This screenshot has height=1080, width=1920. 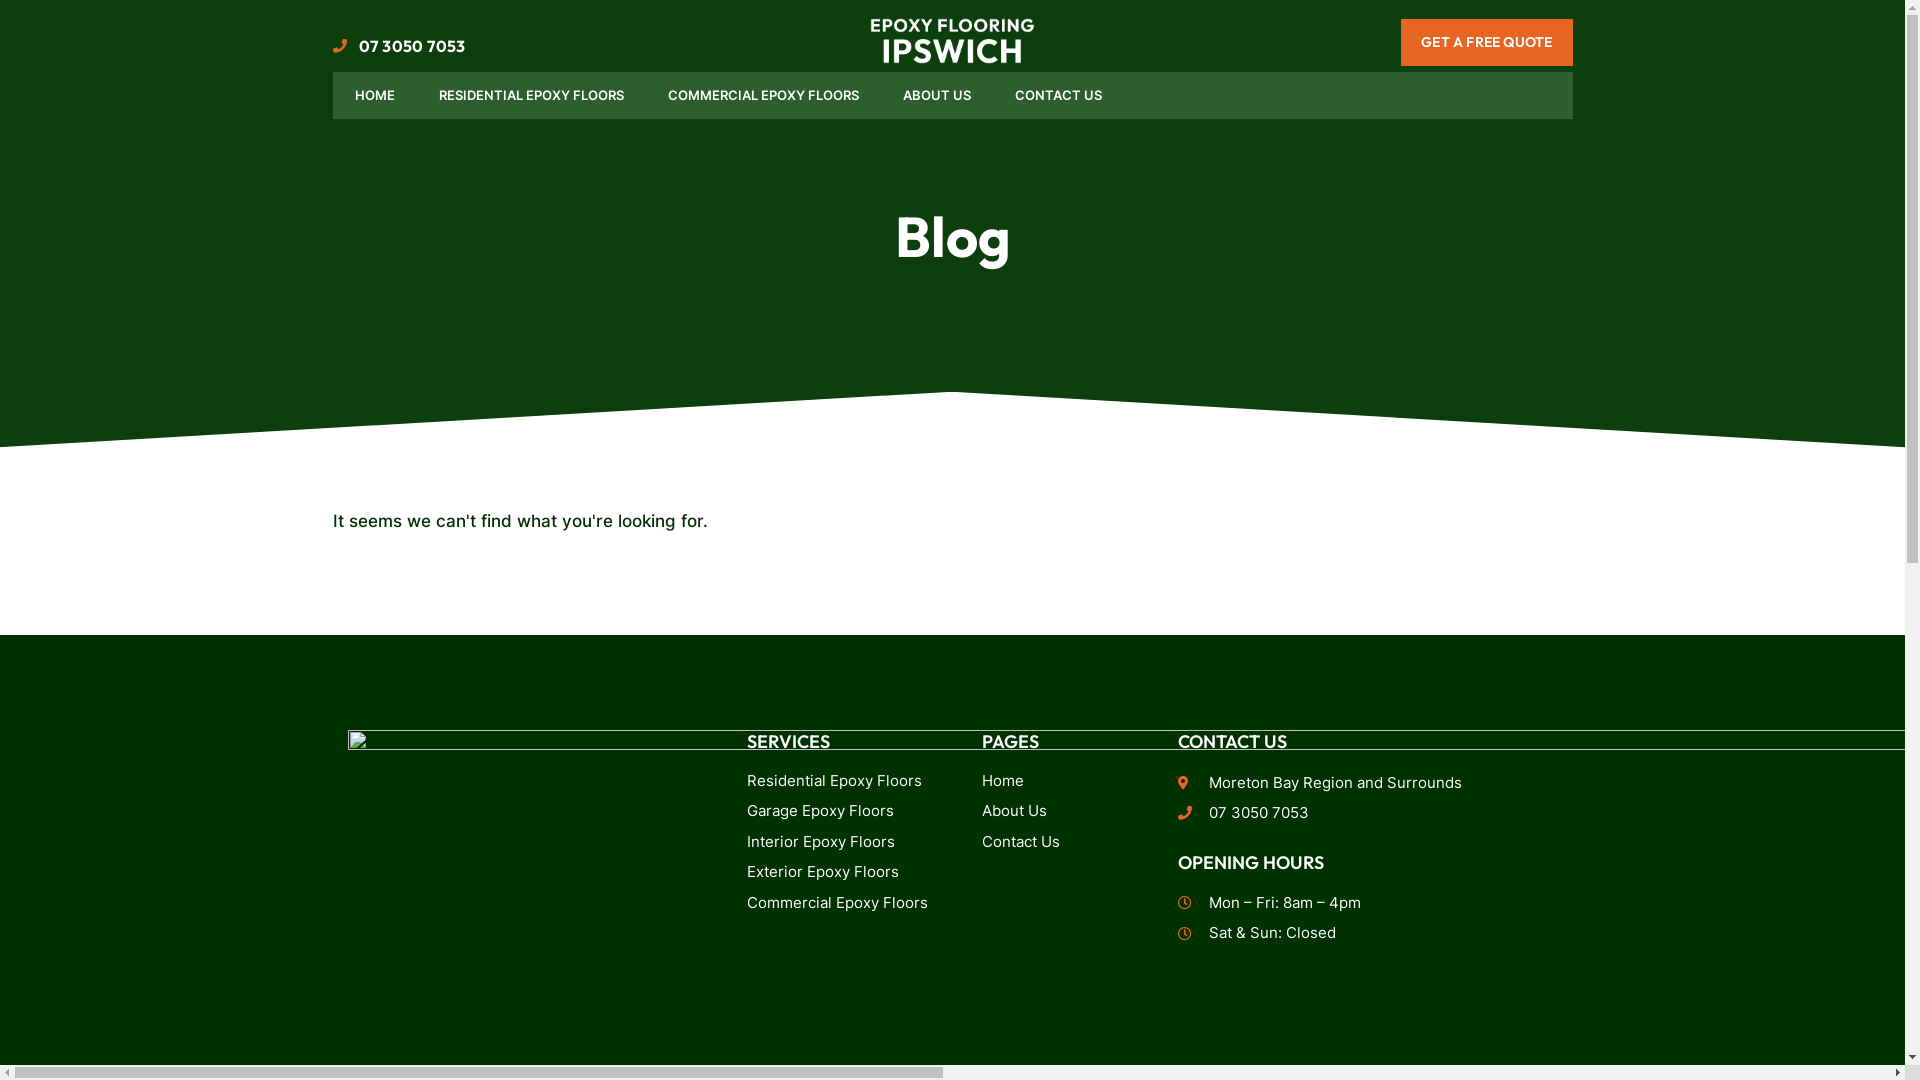 What do you see at coordinates (746, 842) in the screenshot?
I see `'Interior Epoxy Floors'` at bounding box center [746, 842].